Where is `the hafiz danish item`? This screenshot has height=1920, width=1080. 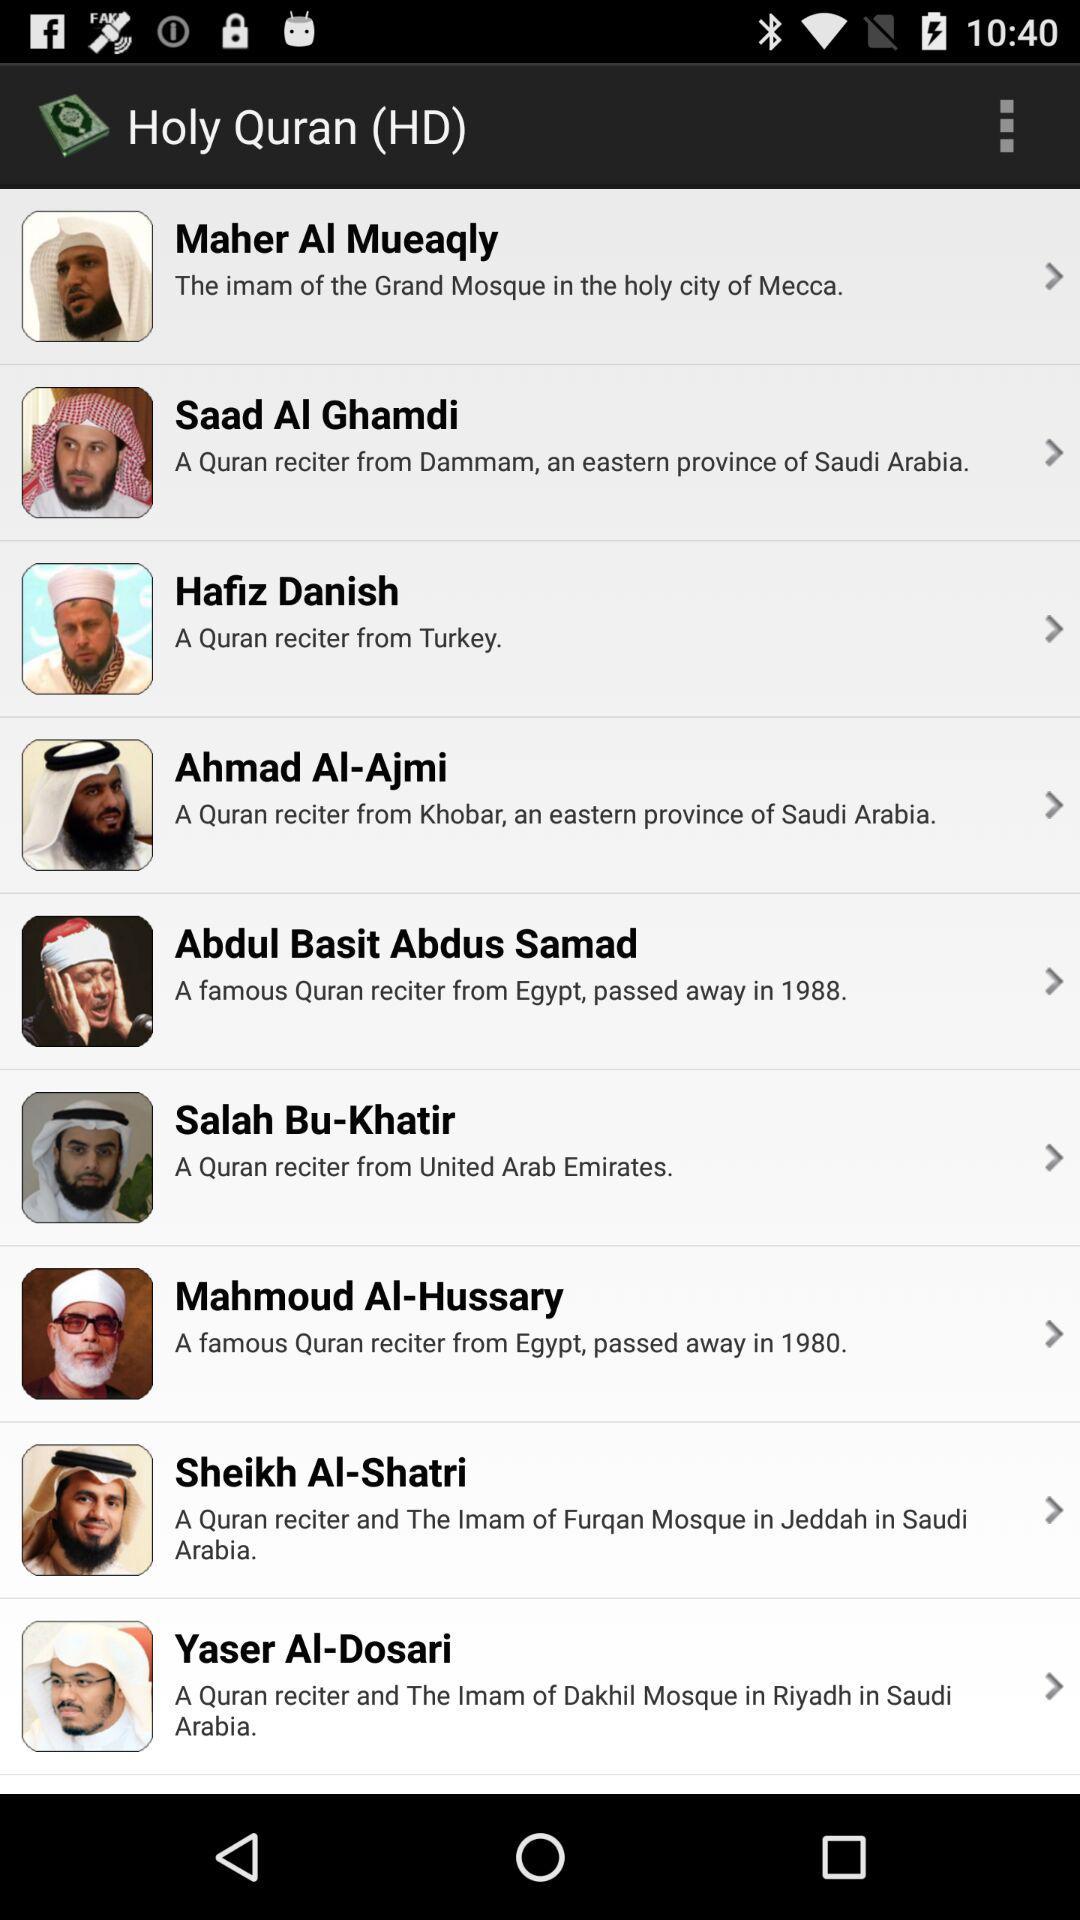 the hafiz danish item is located at coordinates (287, 588).